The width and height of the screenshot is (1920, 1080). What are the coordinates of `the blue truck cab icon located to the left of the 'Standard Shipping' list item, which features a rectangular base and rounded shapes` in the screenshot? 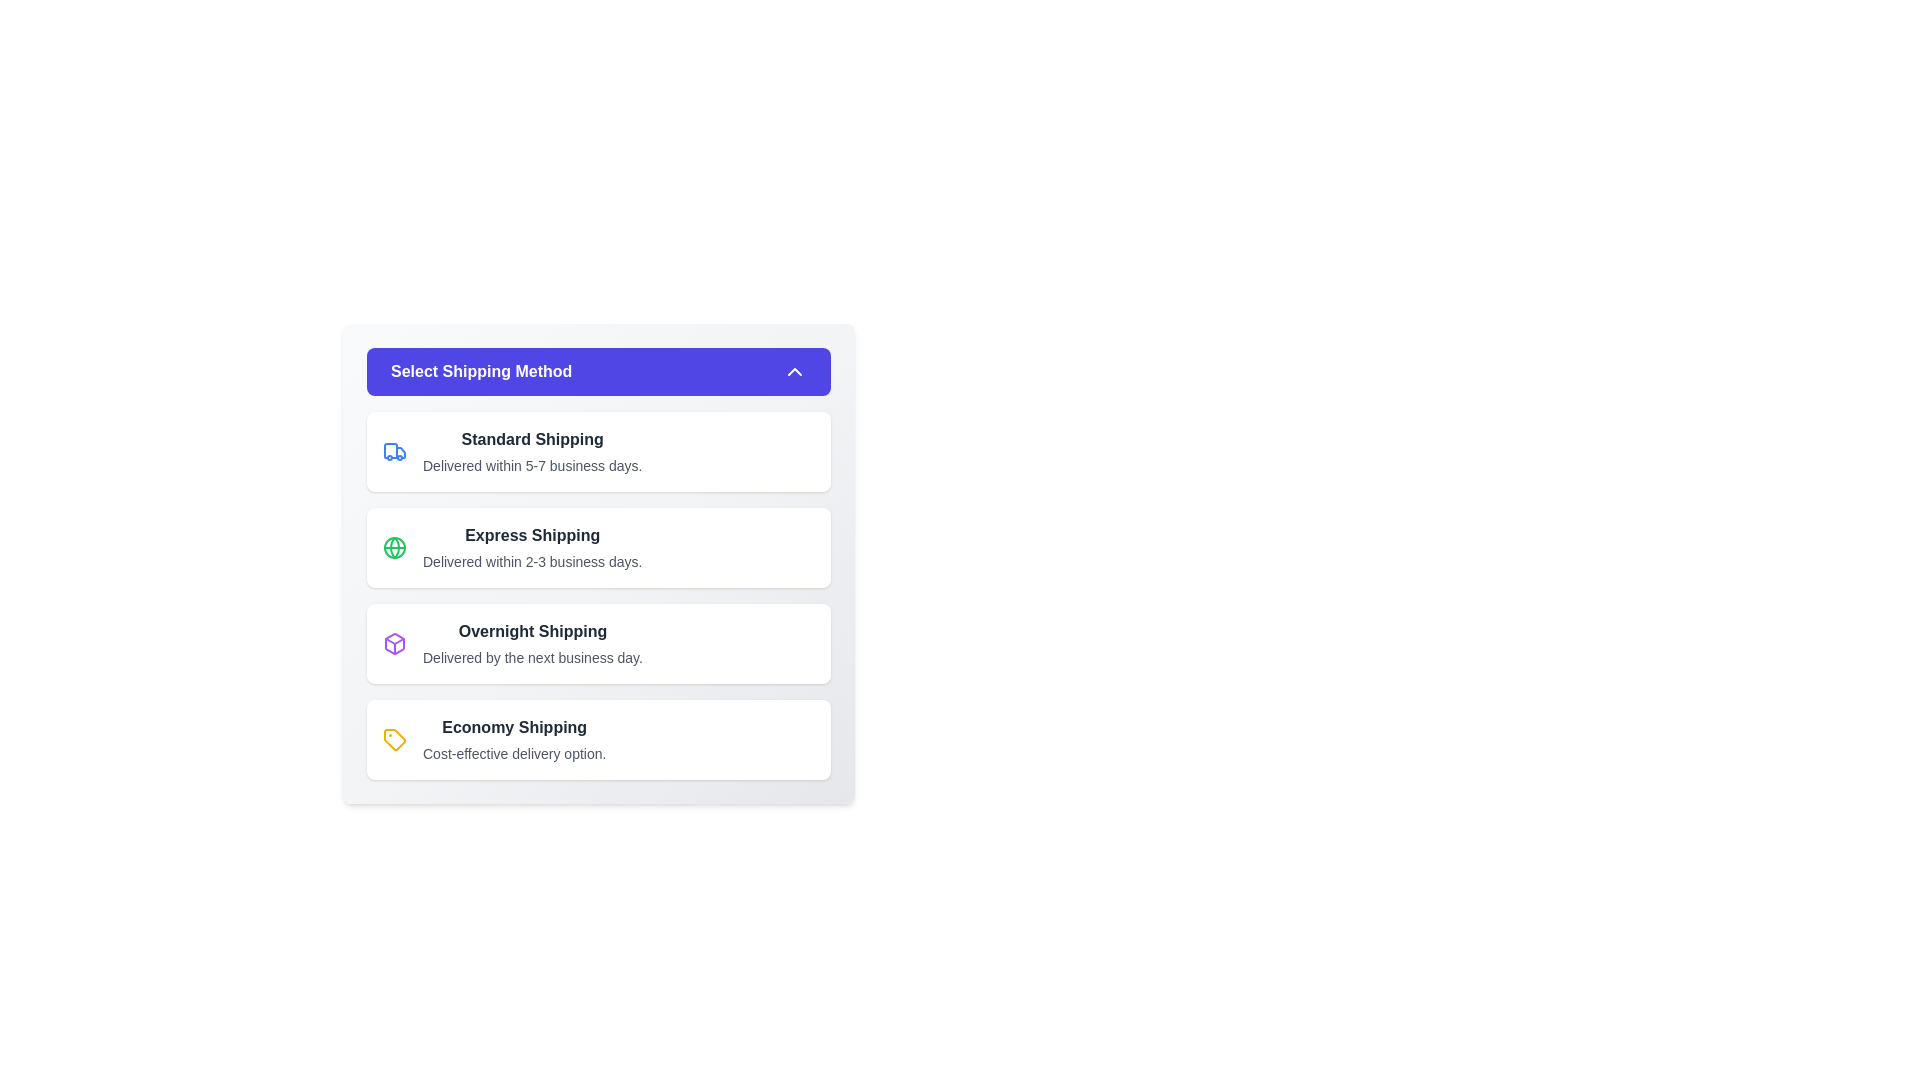 It's located at (390, 451).